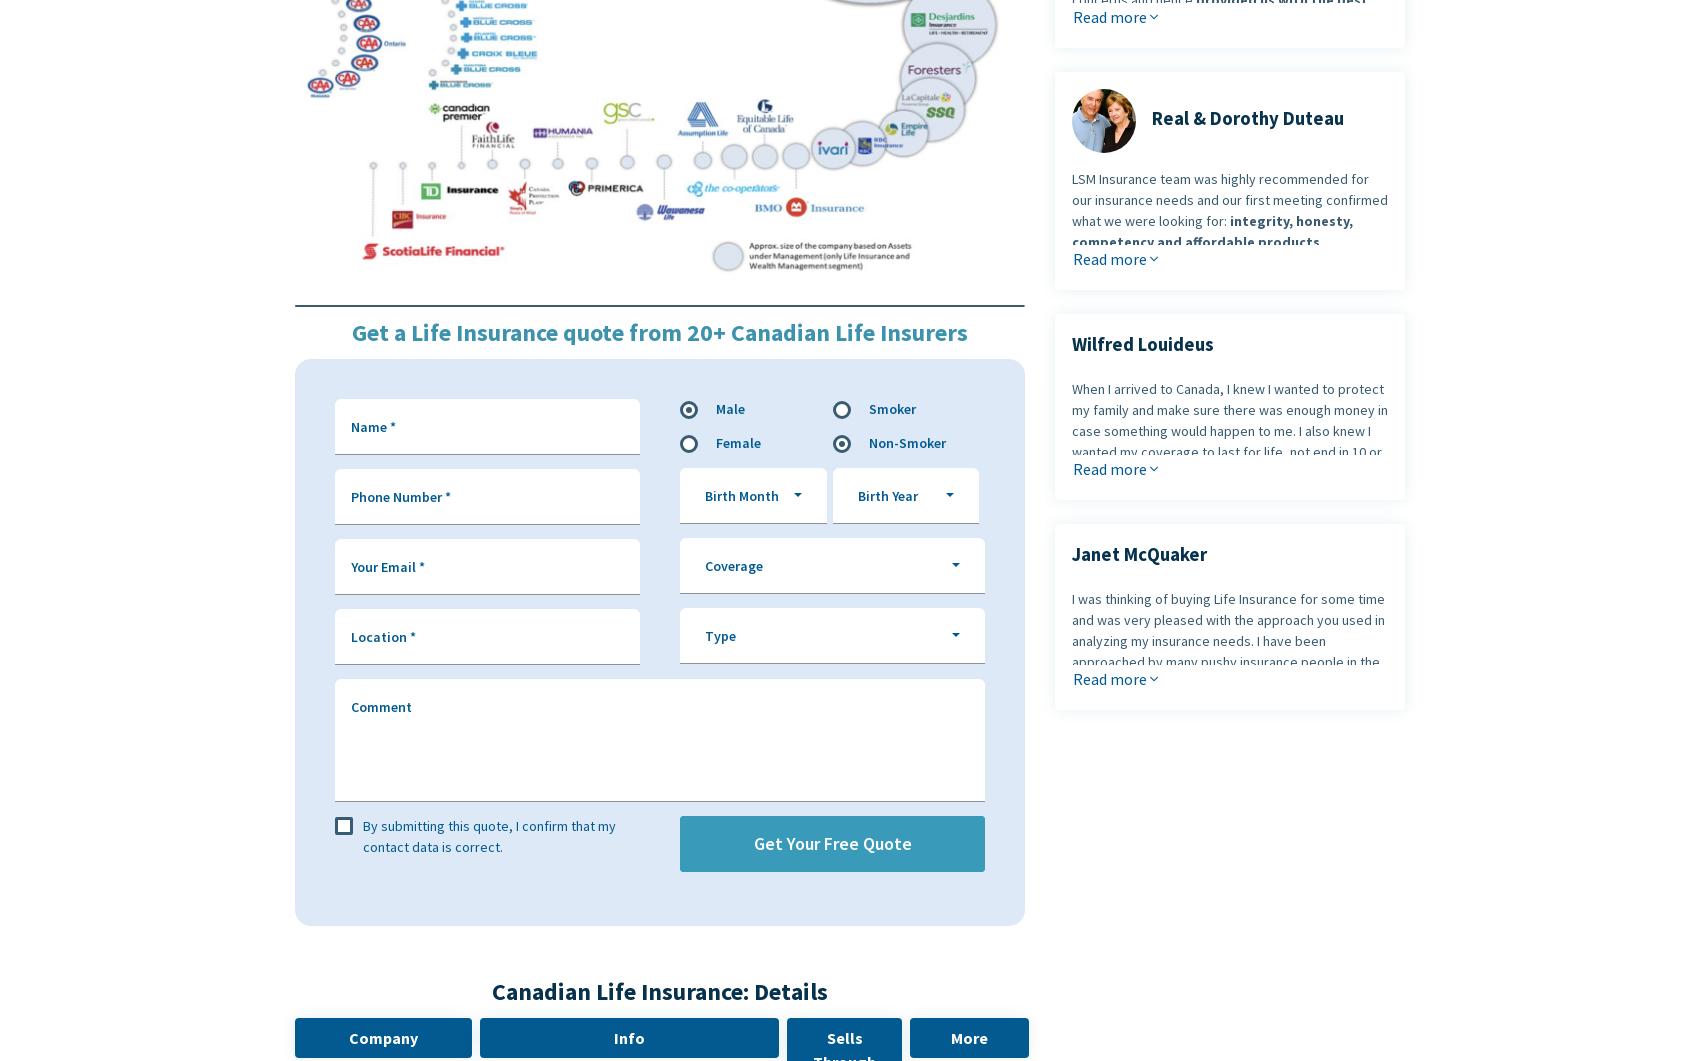  What do you see at coordinates (906, 442) in the screenshot?
I see `'Non-Smoker'` at bounding box center [906, 442].